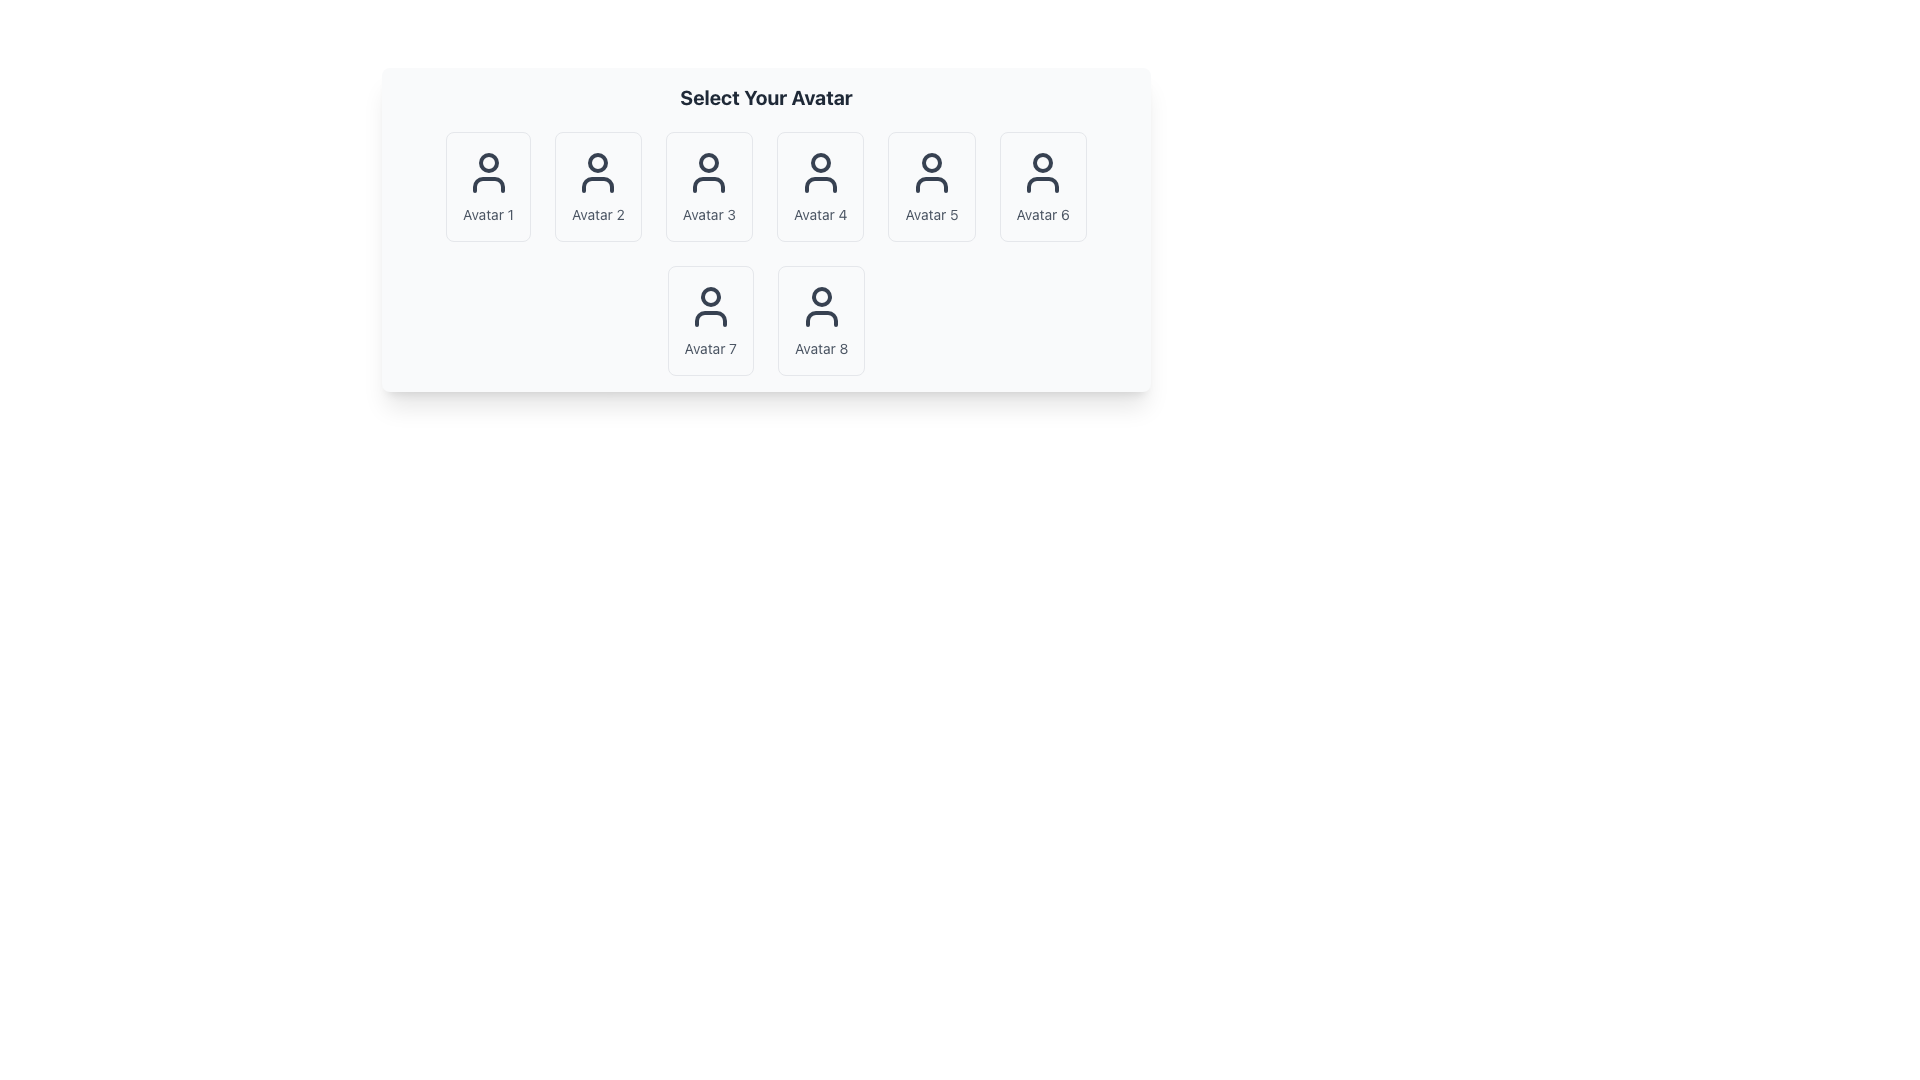 The width and height of the screenshot is (1920, 1080). I want to click on label element that identifies 'Avatar 5', located at the bottom center of the corresponding card in the top right region of the grid layout, so click(930, 215).